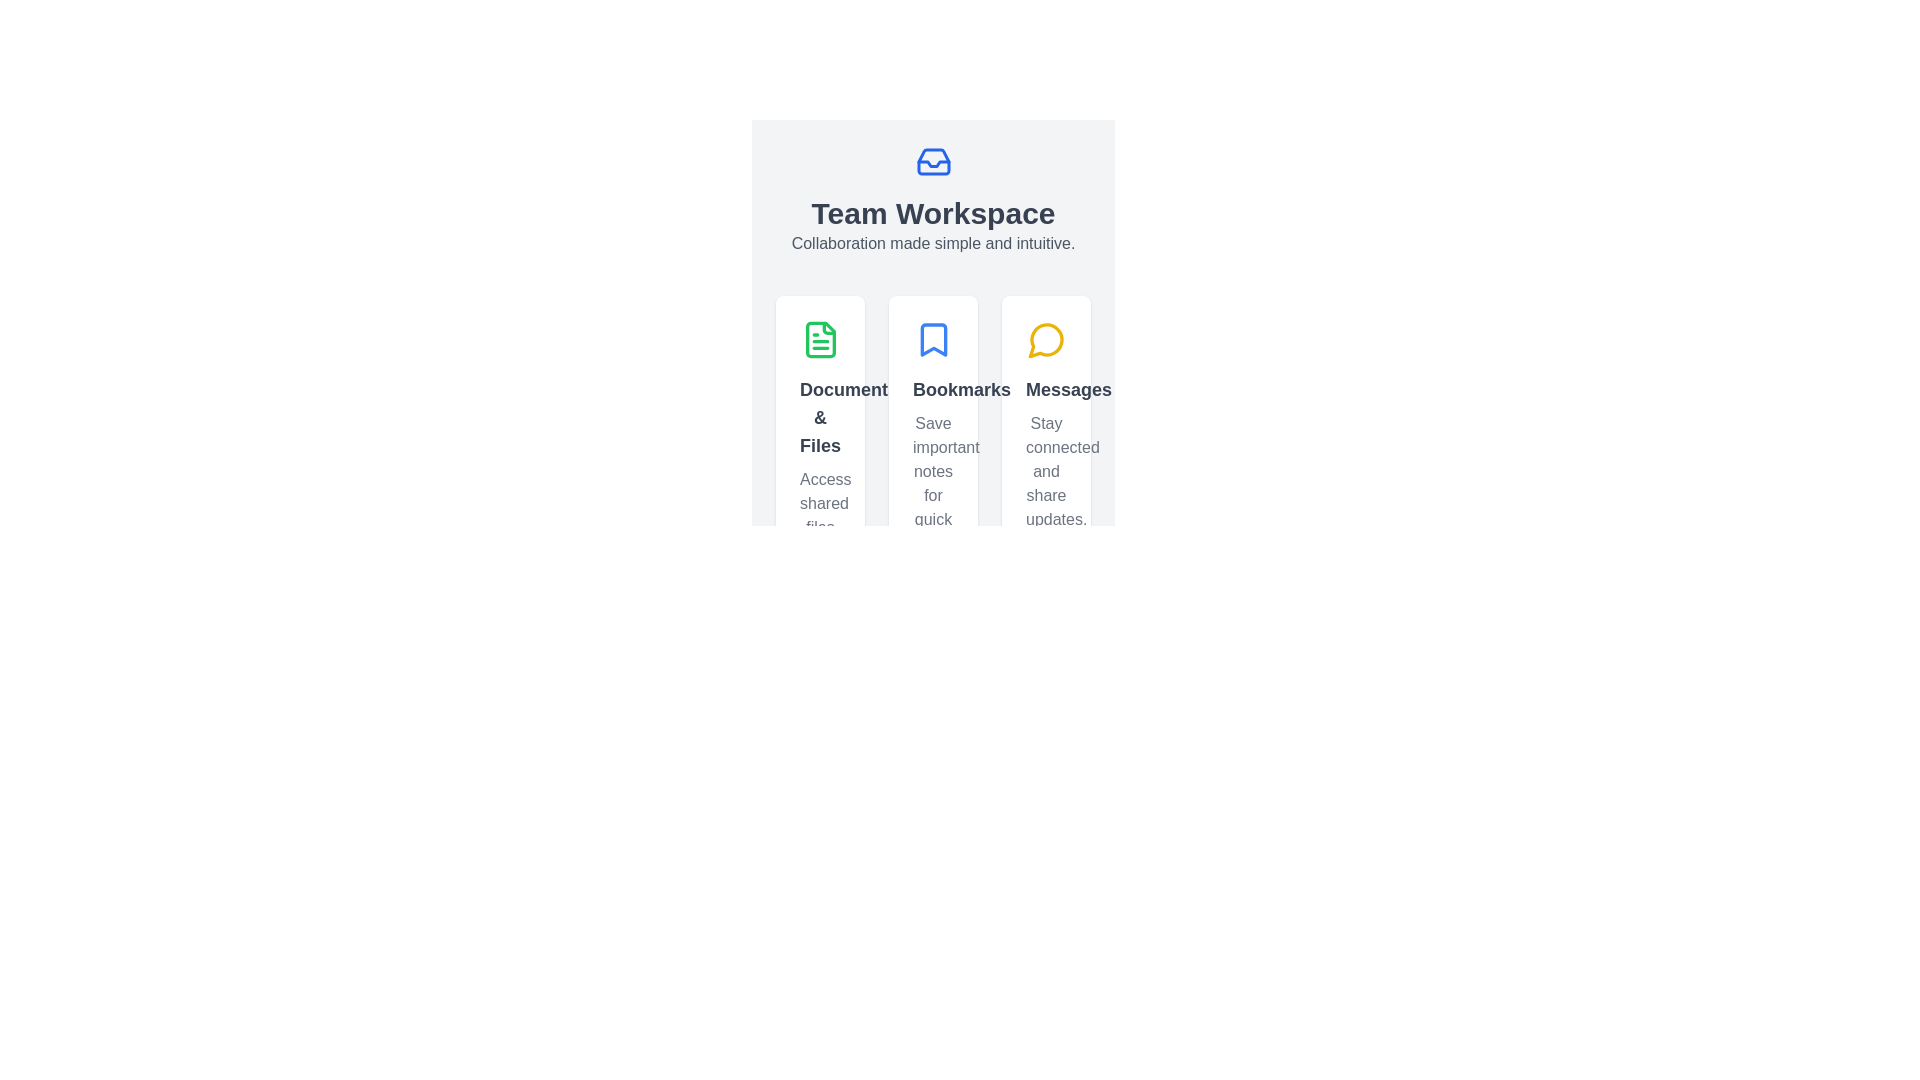  I want to click on the Section Header with Icon and Text that introduces the 'Team Workspace' feature, so click(932, 200).